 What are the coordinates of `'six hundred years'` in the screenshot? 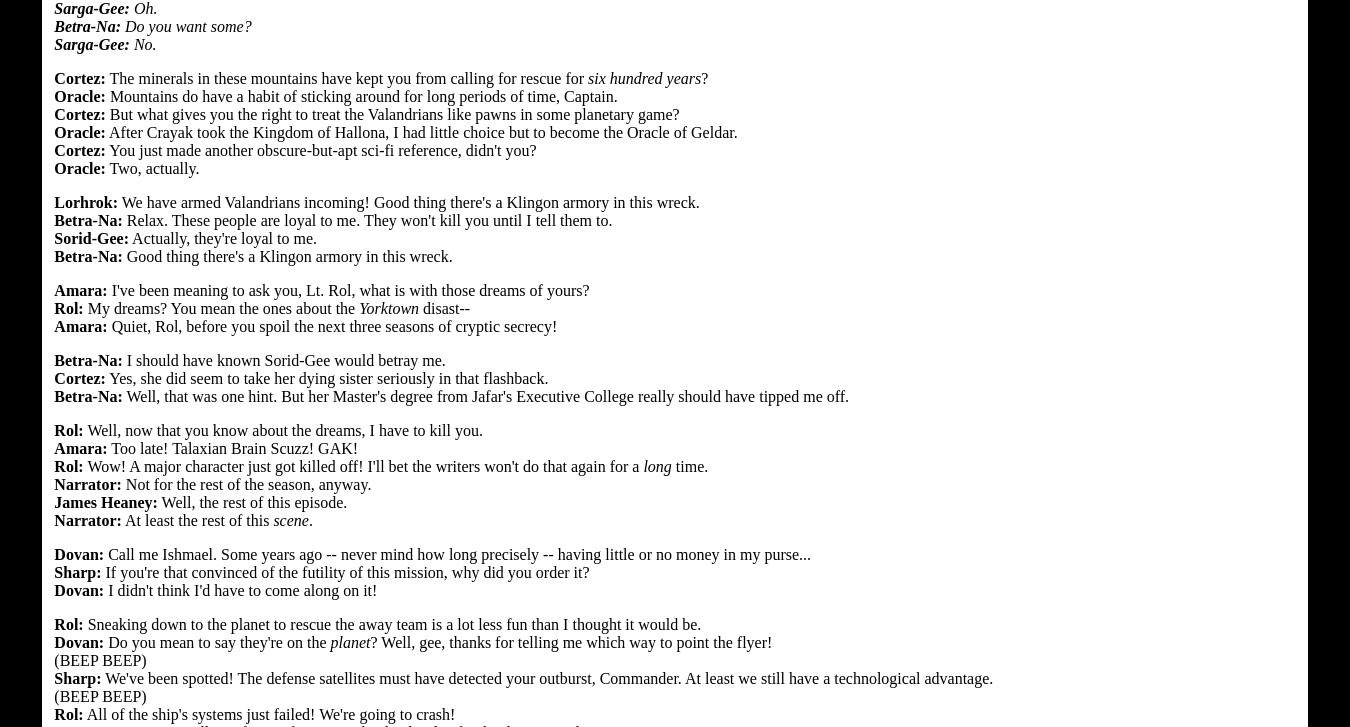 It's located at (588, 77).